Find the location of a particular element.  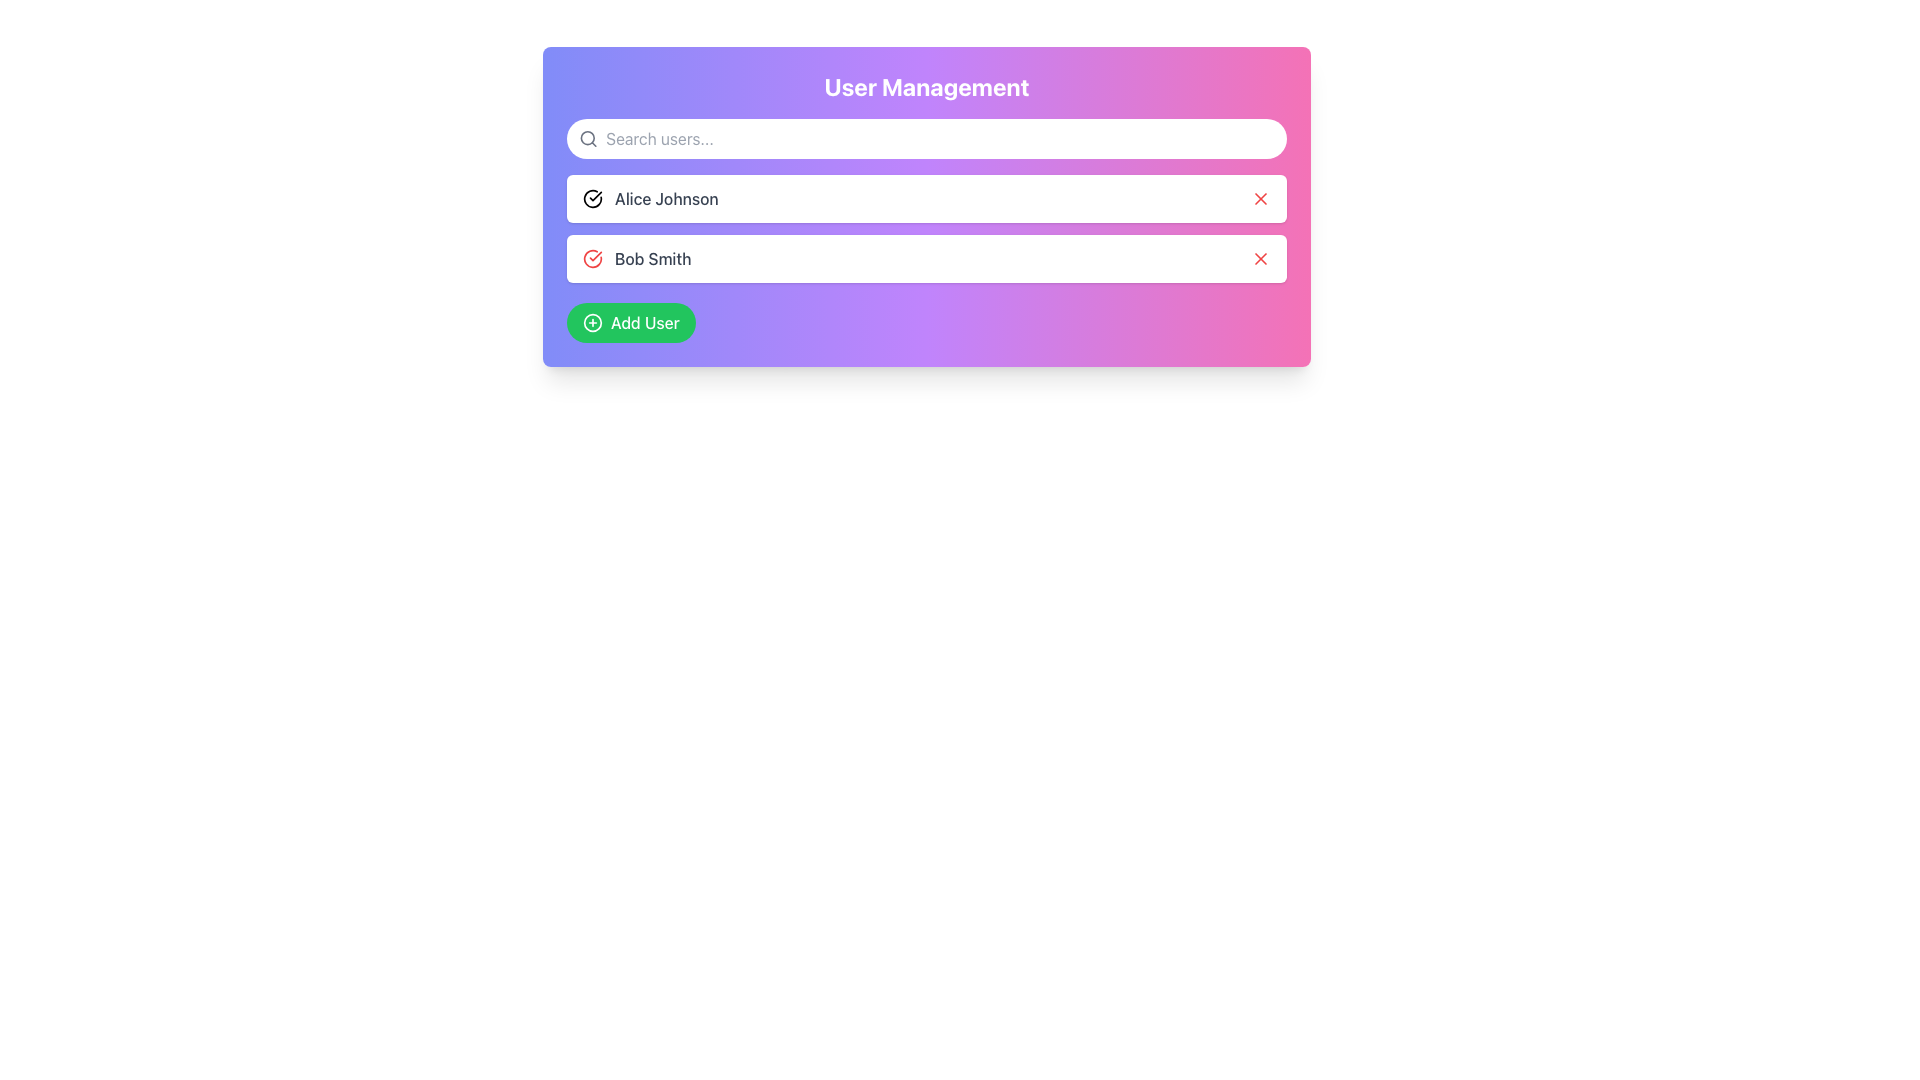

the close icon button for the user 'Bob Smith' in the 'User Management' interface is located at coordinates (1260, 257).